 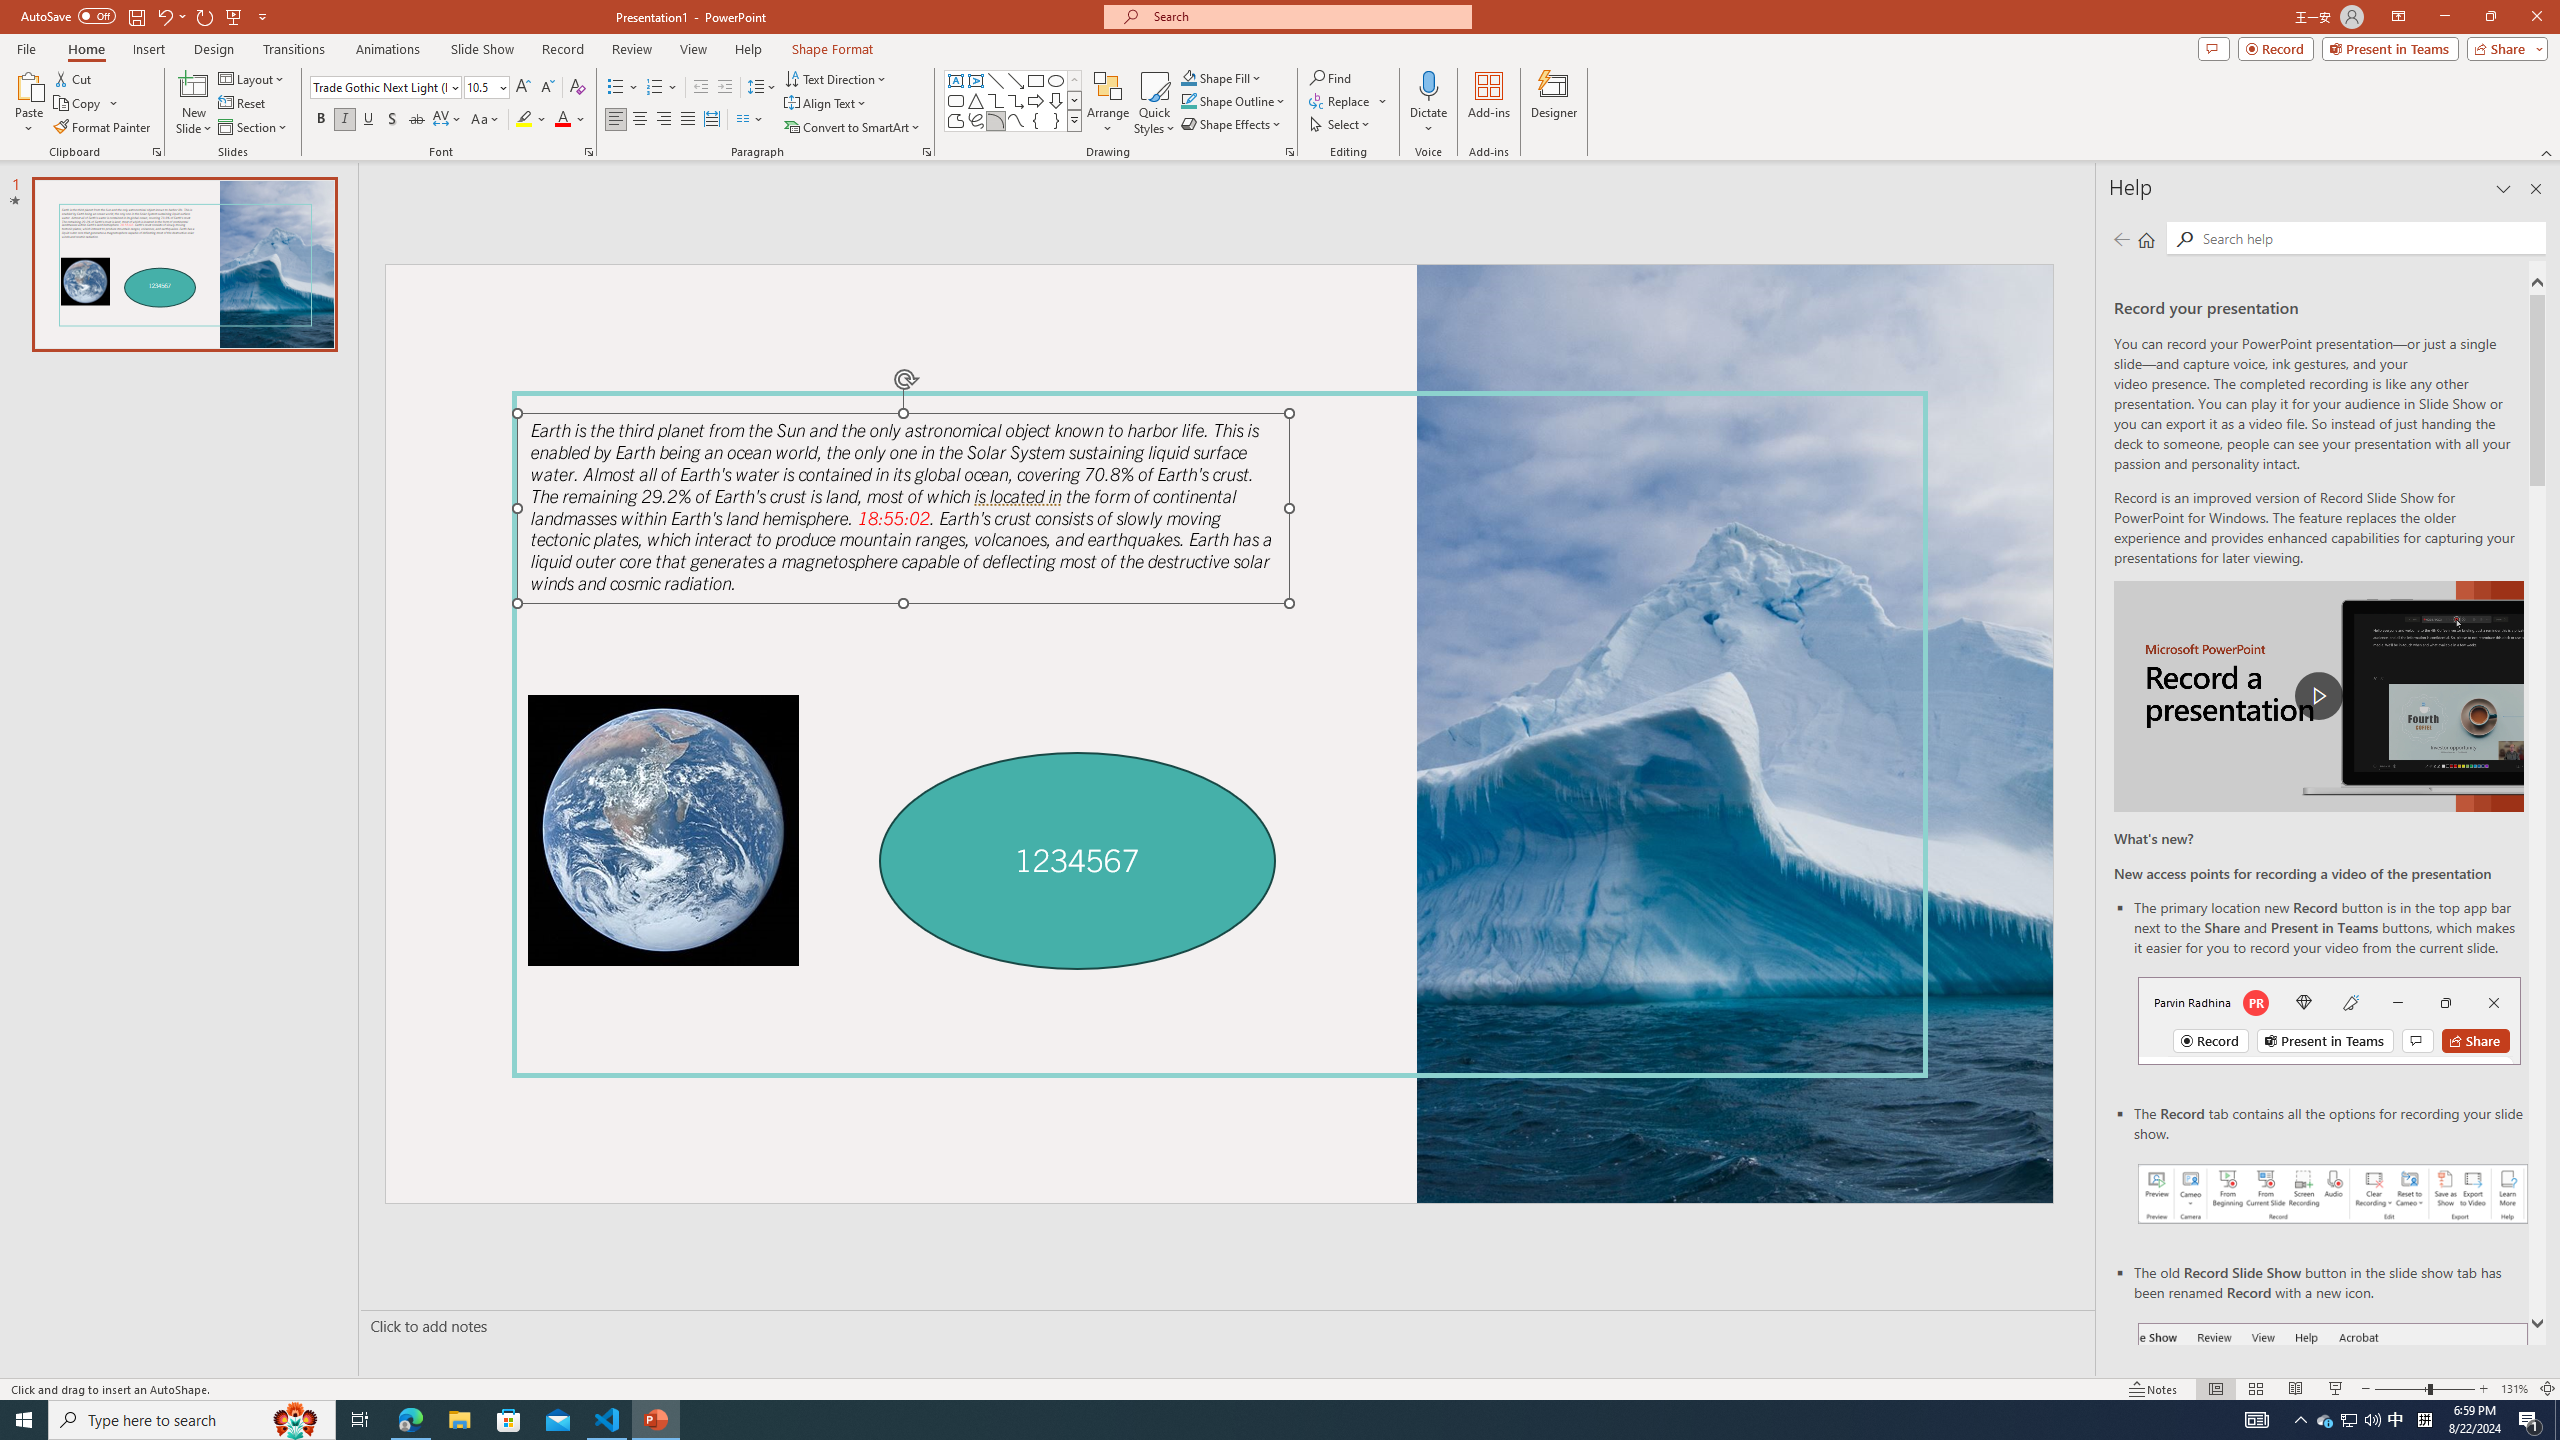 What do you see at coordinates (2318, 696) in the screenshot?
I see `'play Record a Presentation'` at bounding box center [2318, 696].